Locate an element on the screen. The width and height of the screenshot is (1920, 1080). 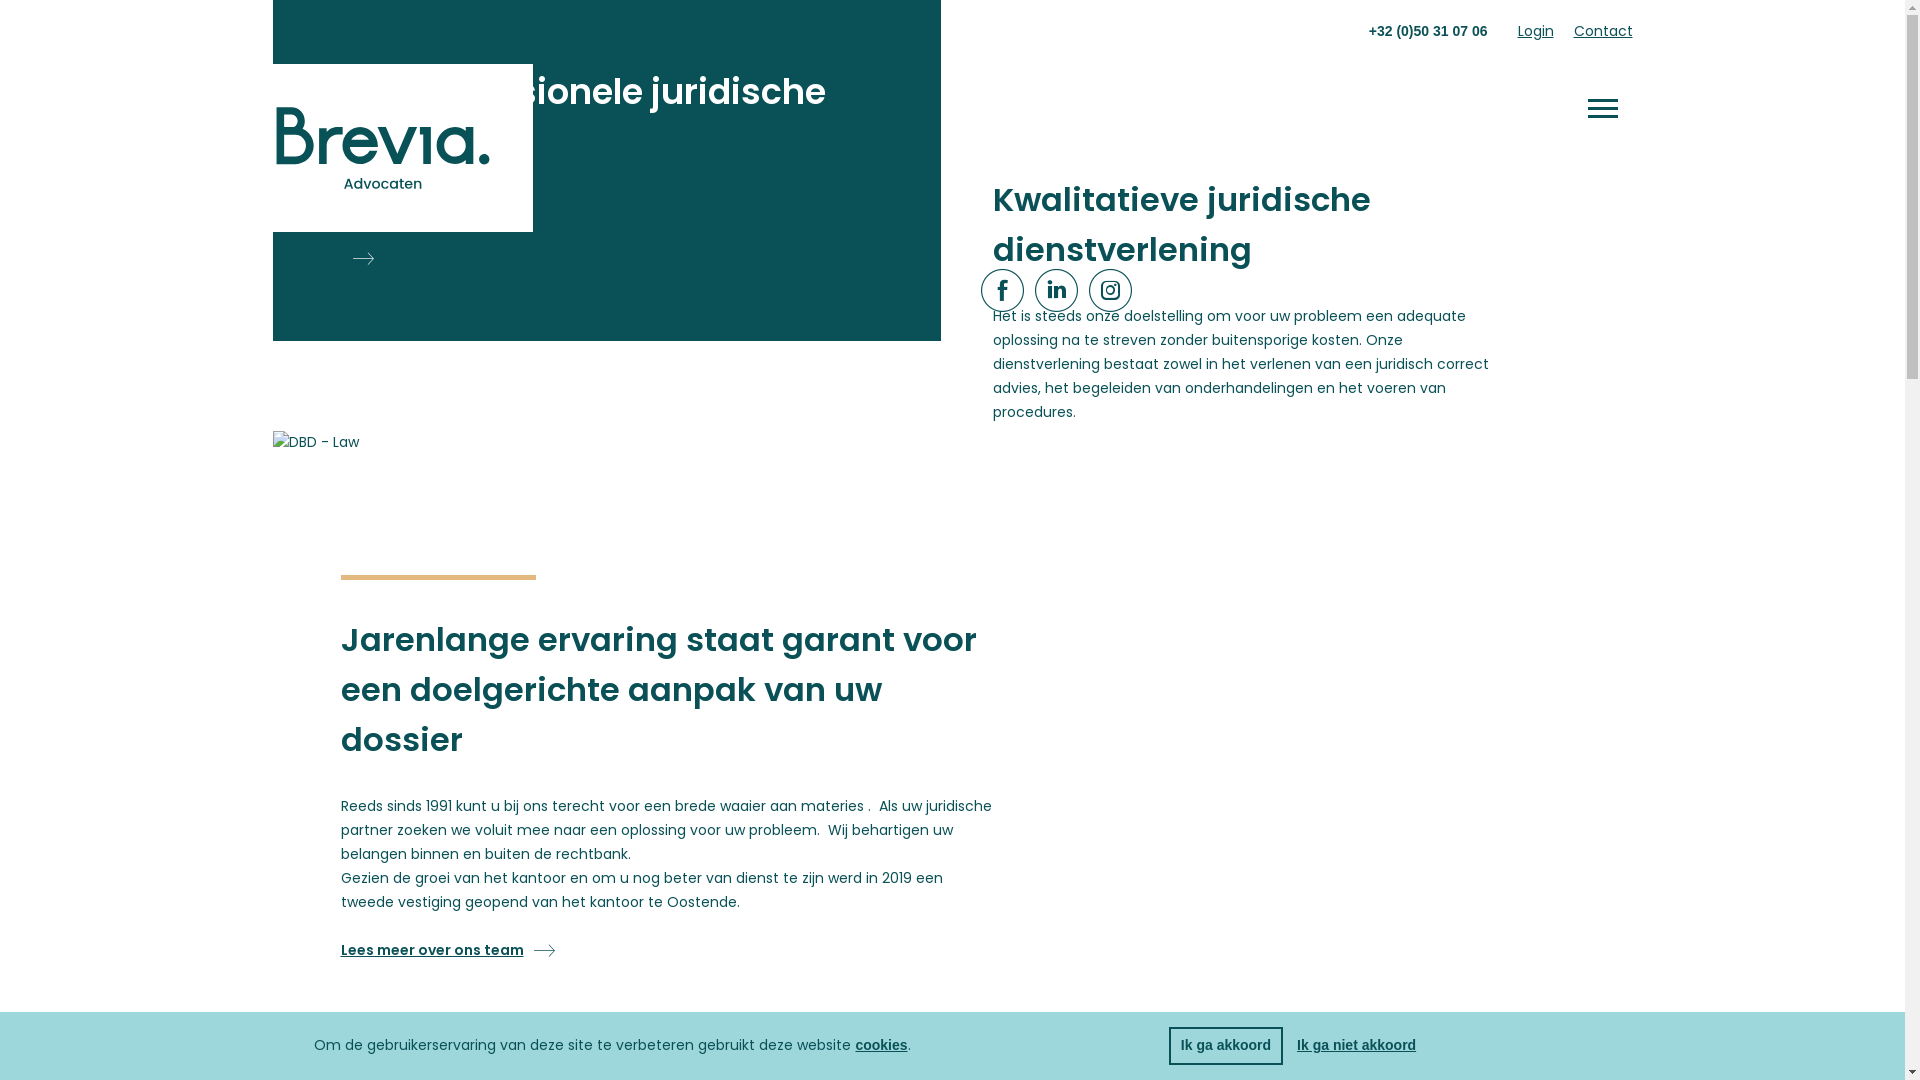
'Contact' is located at coordinates (1603, 30).